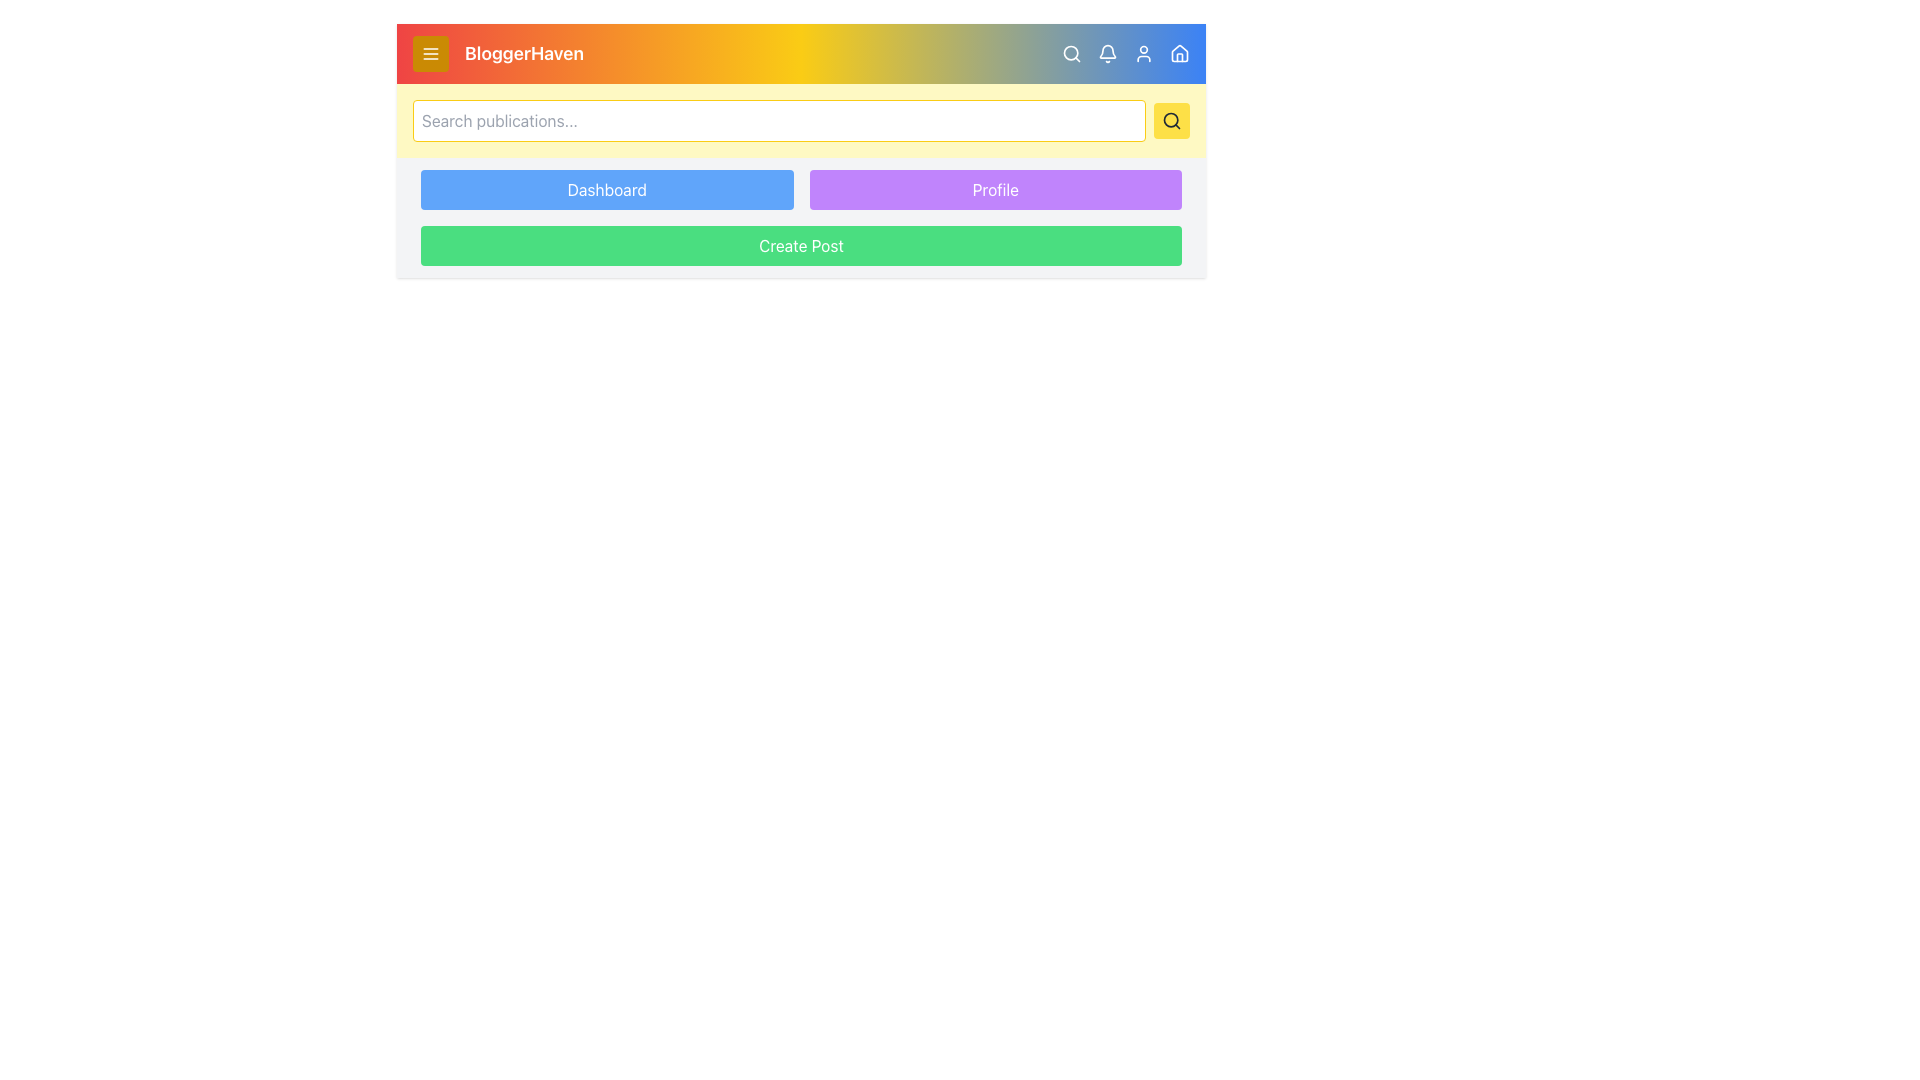 The width and height of the screenshot is (1920, 1080). Describe the element at coordinates (1171, 120) in the screenshot. I see `the circular part of the search icon, which is a vector graphic element resembling a magnifying glass's lens, located to the right of the search bar in the top section of the interface` at that location.